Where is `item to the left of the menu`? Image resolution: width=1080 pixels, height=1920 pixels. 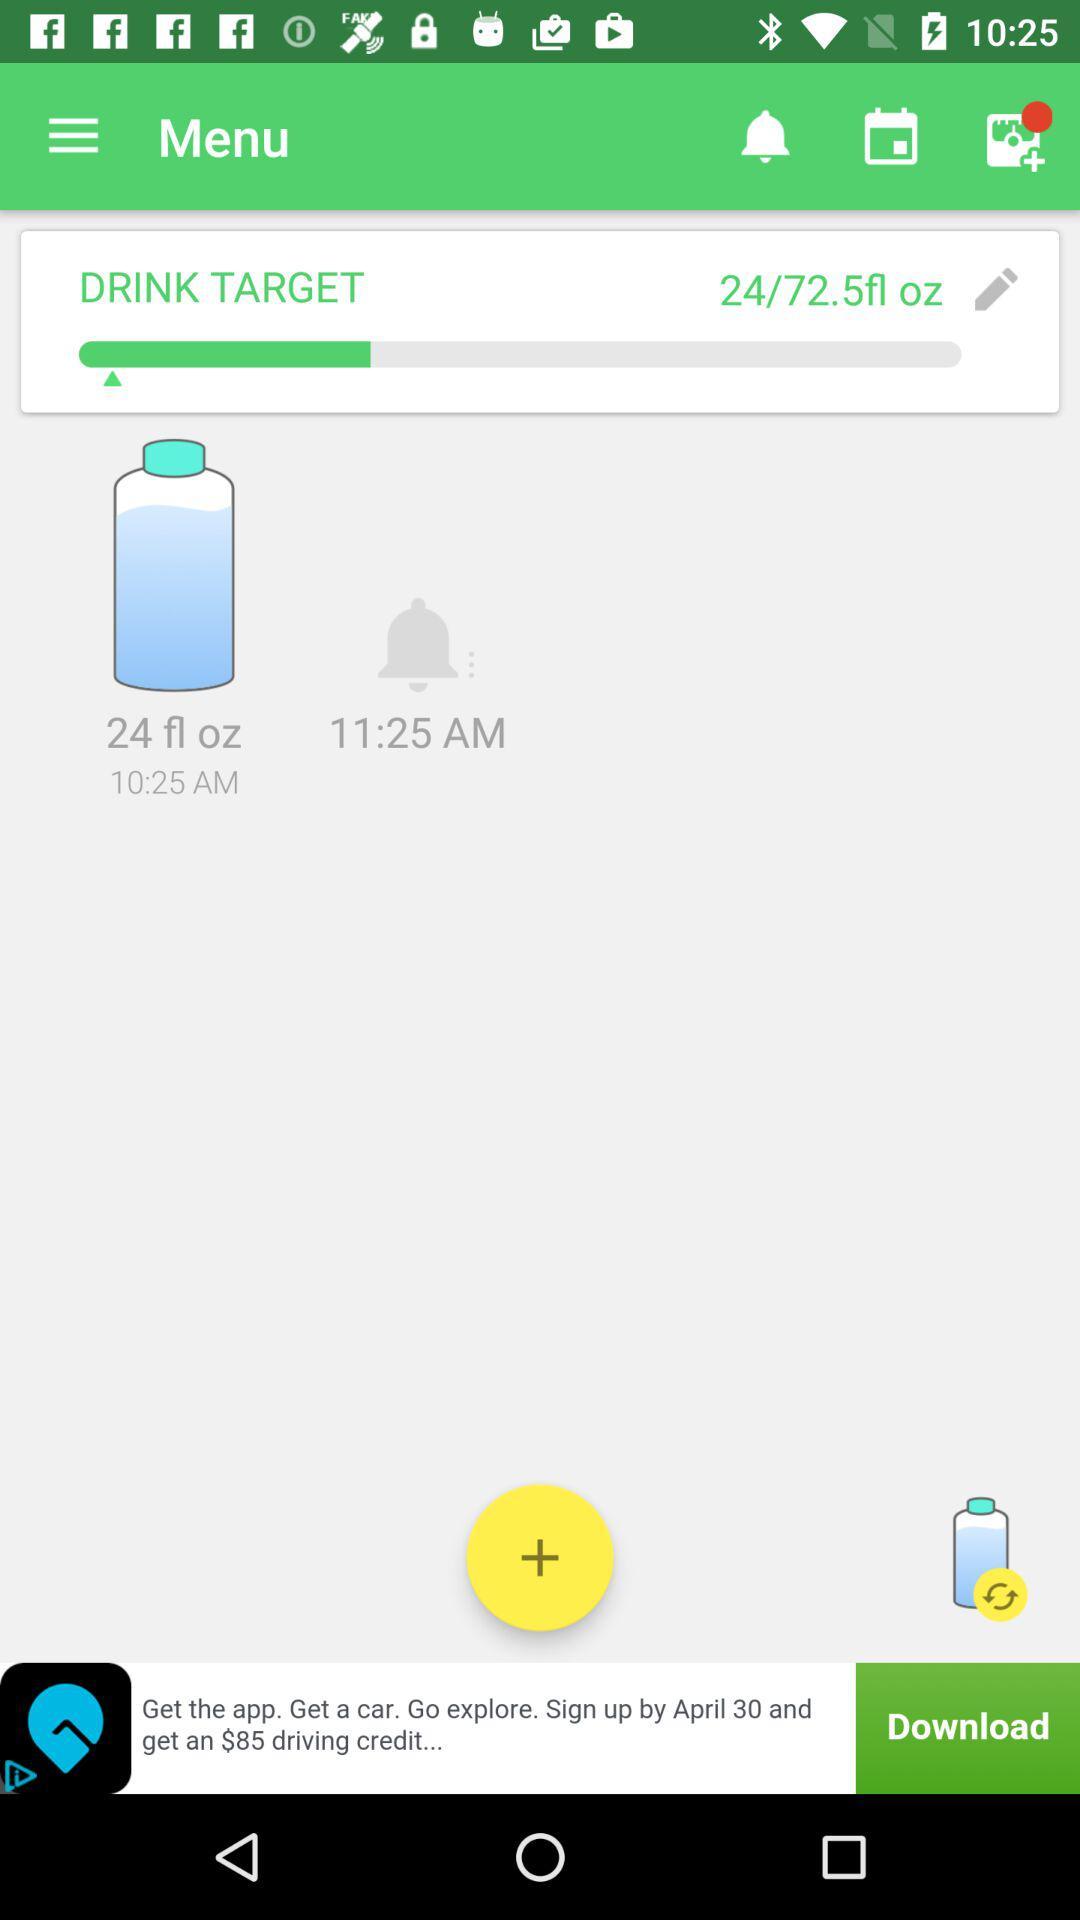
item to the left of the menu is located at coordinates (72, 135).